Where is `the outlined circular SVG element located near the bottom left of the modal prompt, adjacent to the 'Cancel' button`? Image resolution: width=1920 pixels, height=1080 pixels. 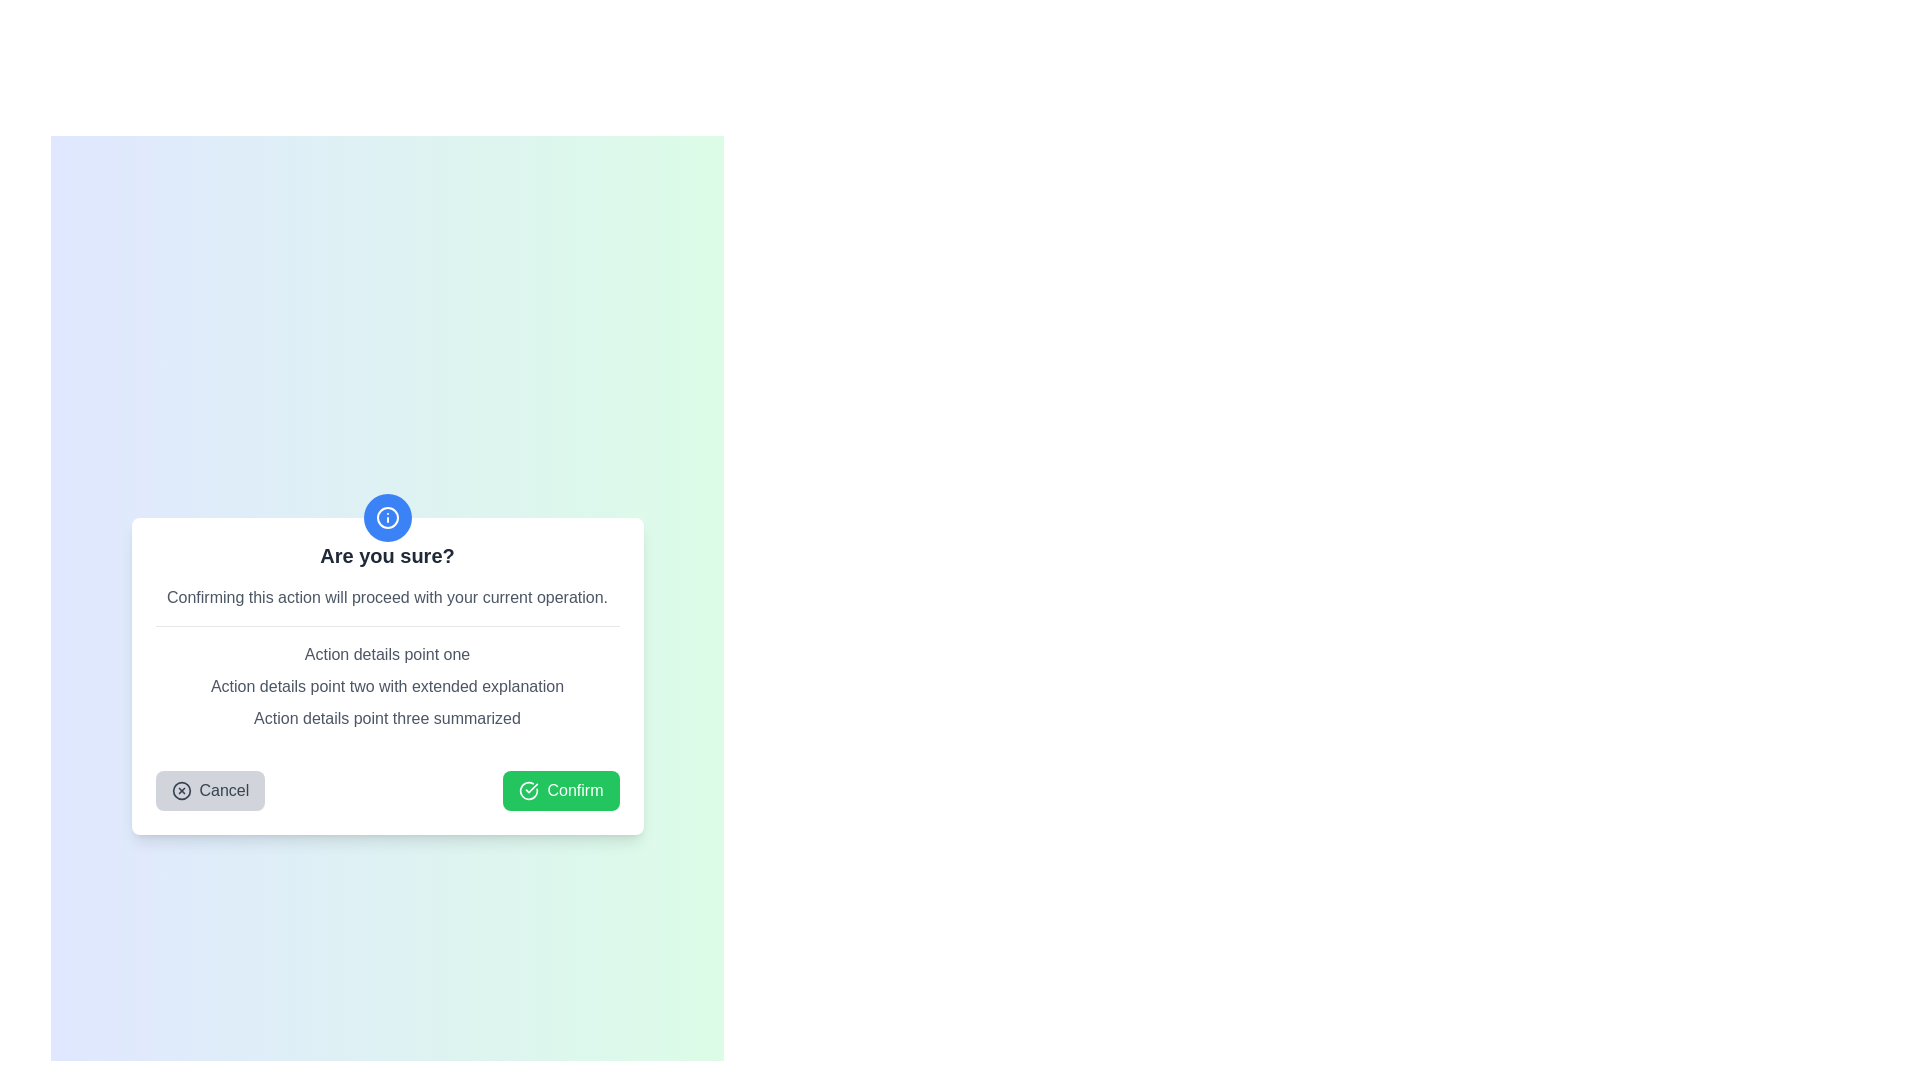
the outlined circular SVG element located near the bottom left of the modal prompt, adjacent to the 'Cancel' button is located at coordinates (181, 789).